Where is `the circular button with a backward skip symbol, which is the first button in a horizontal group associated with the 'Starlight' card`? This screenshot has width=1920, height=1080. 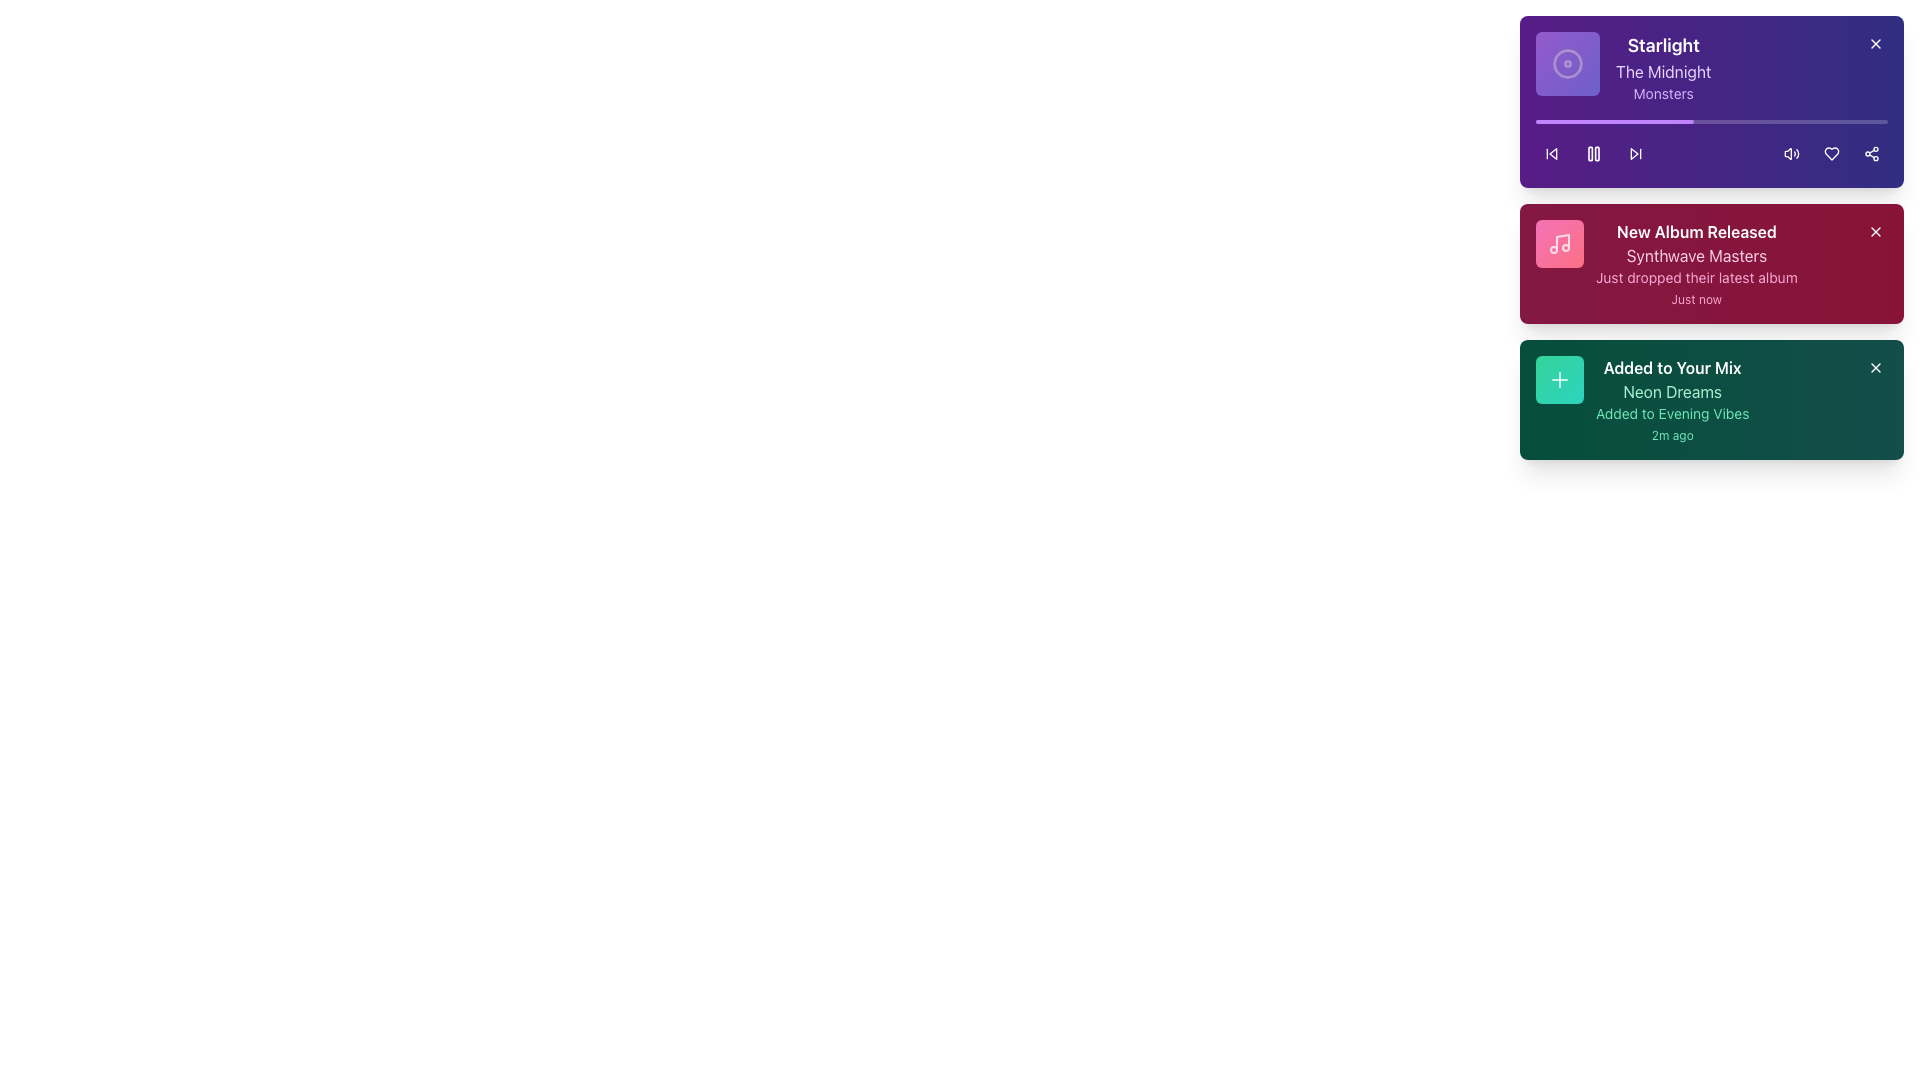 the circular button with a backward skip symbol, which is the first button in a horizontal group associated with the 'Starlight' card is located at coordinates (1550, 153).